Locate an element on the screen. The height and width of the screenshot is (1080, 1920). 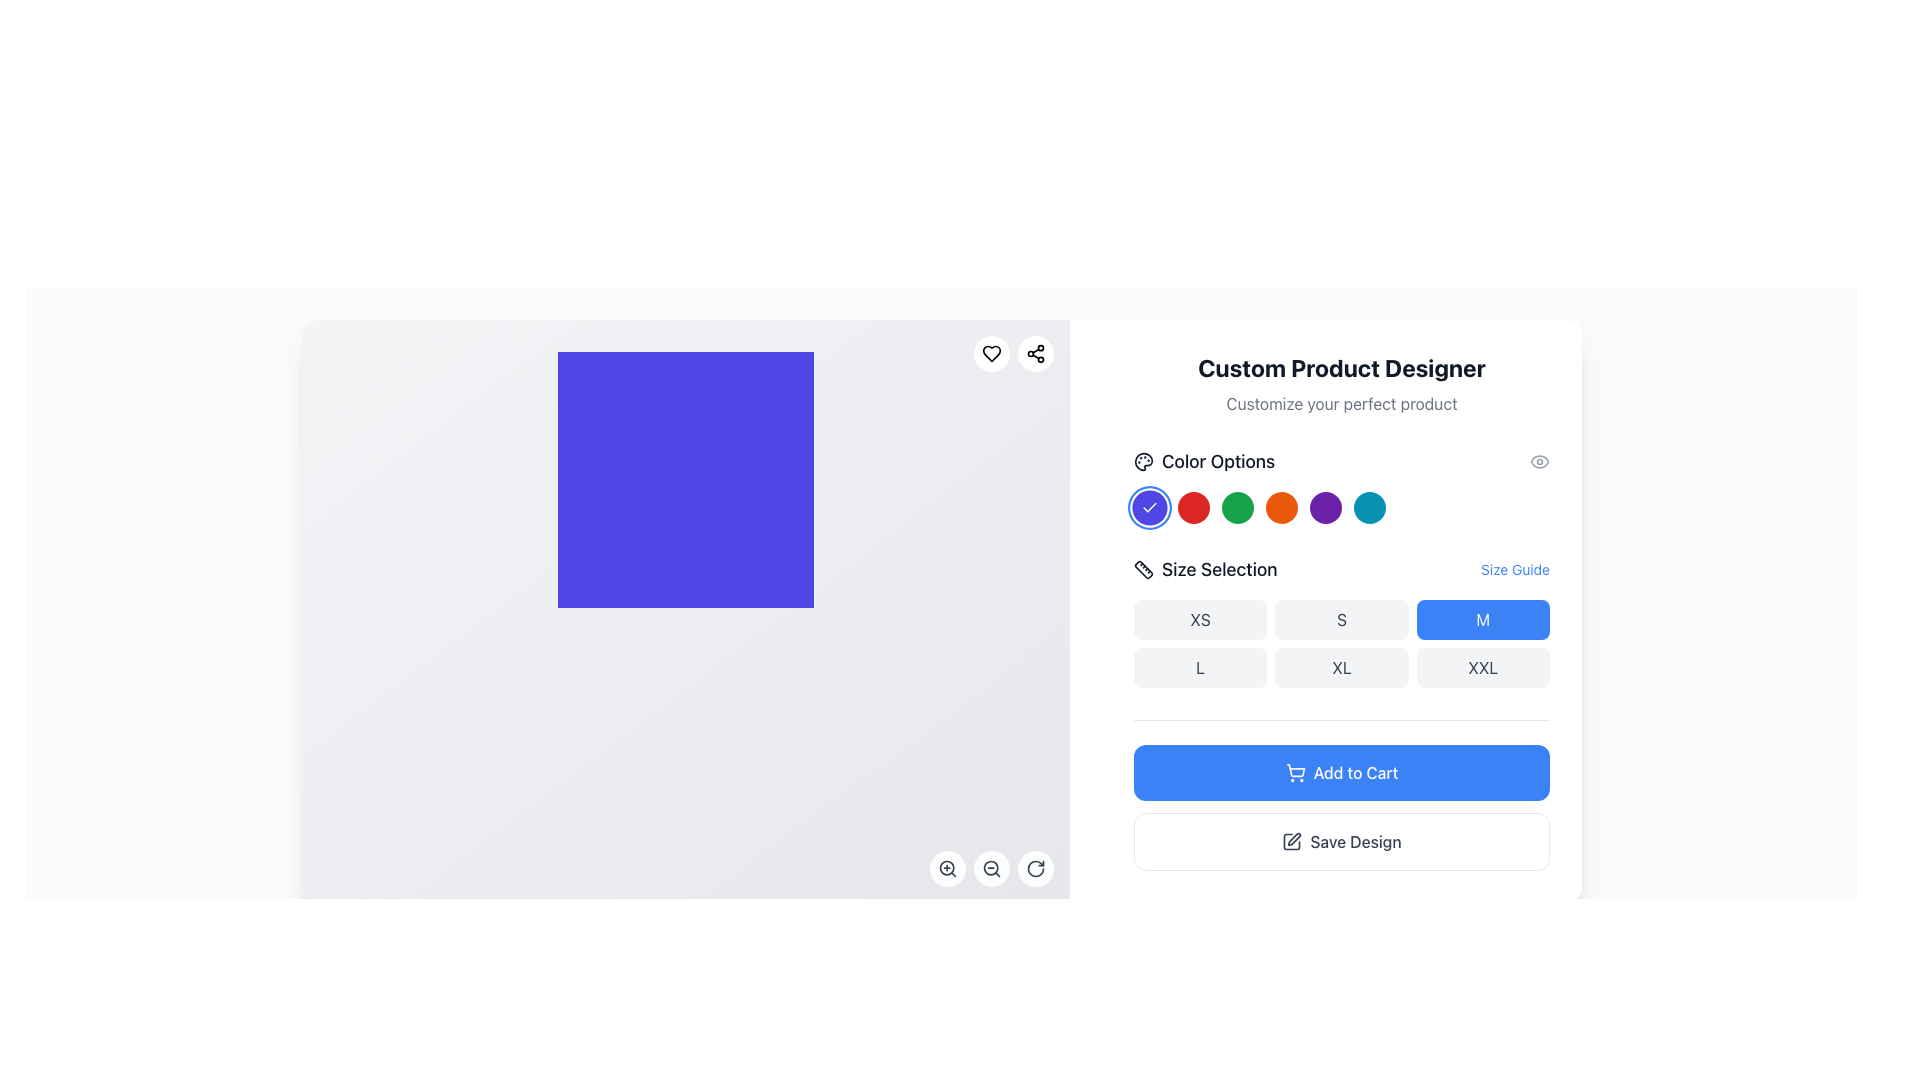
the eye-shaped icon with a hollow center located near the 'Color Options' section is located at coordinates (1539, 462).